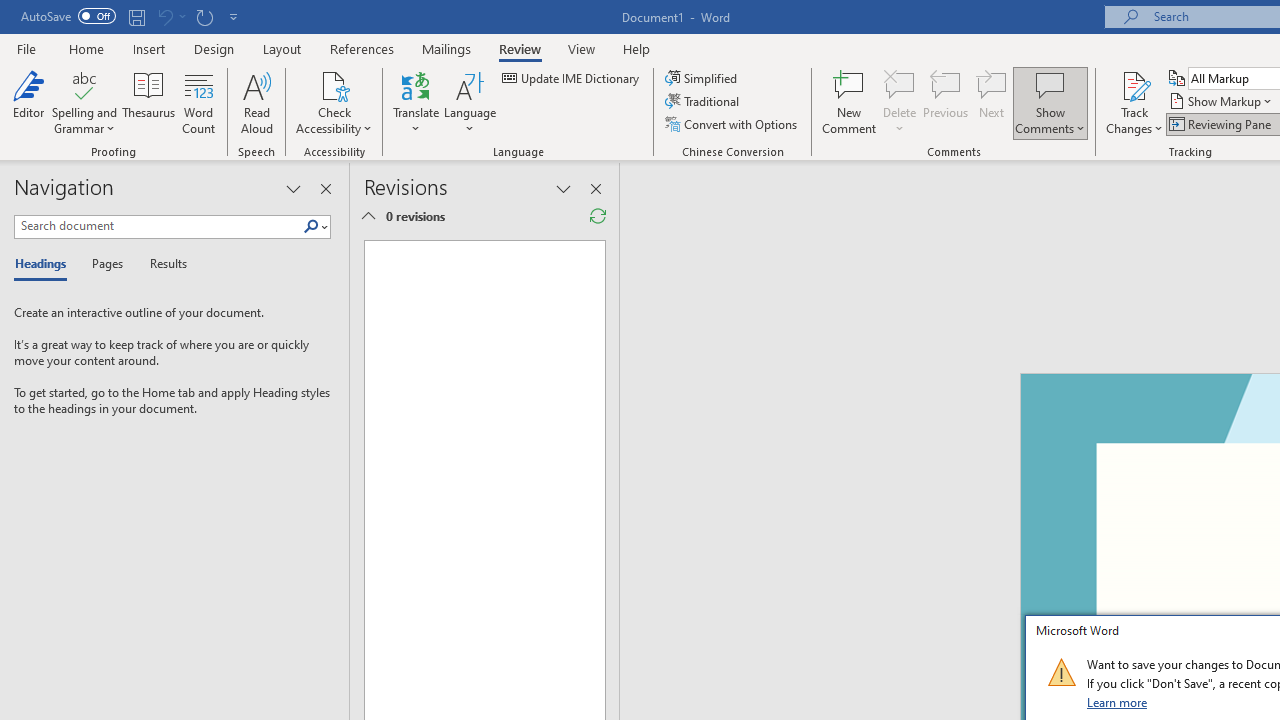  I want to click on 'Can', so click(170, 16).